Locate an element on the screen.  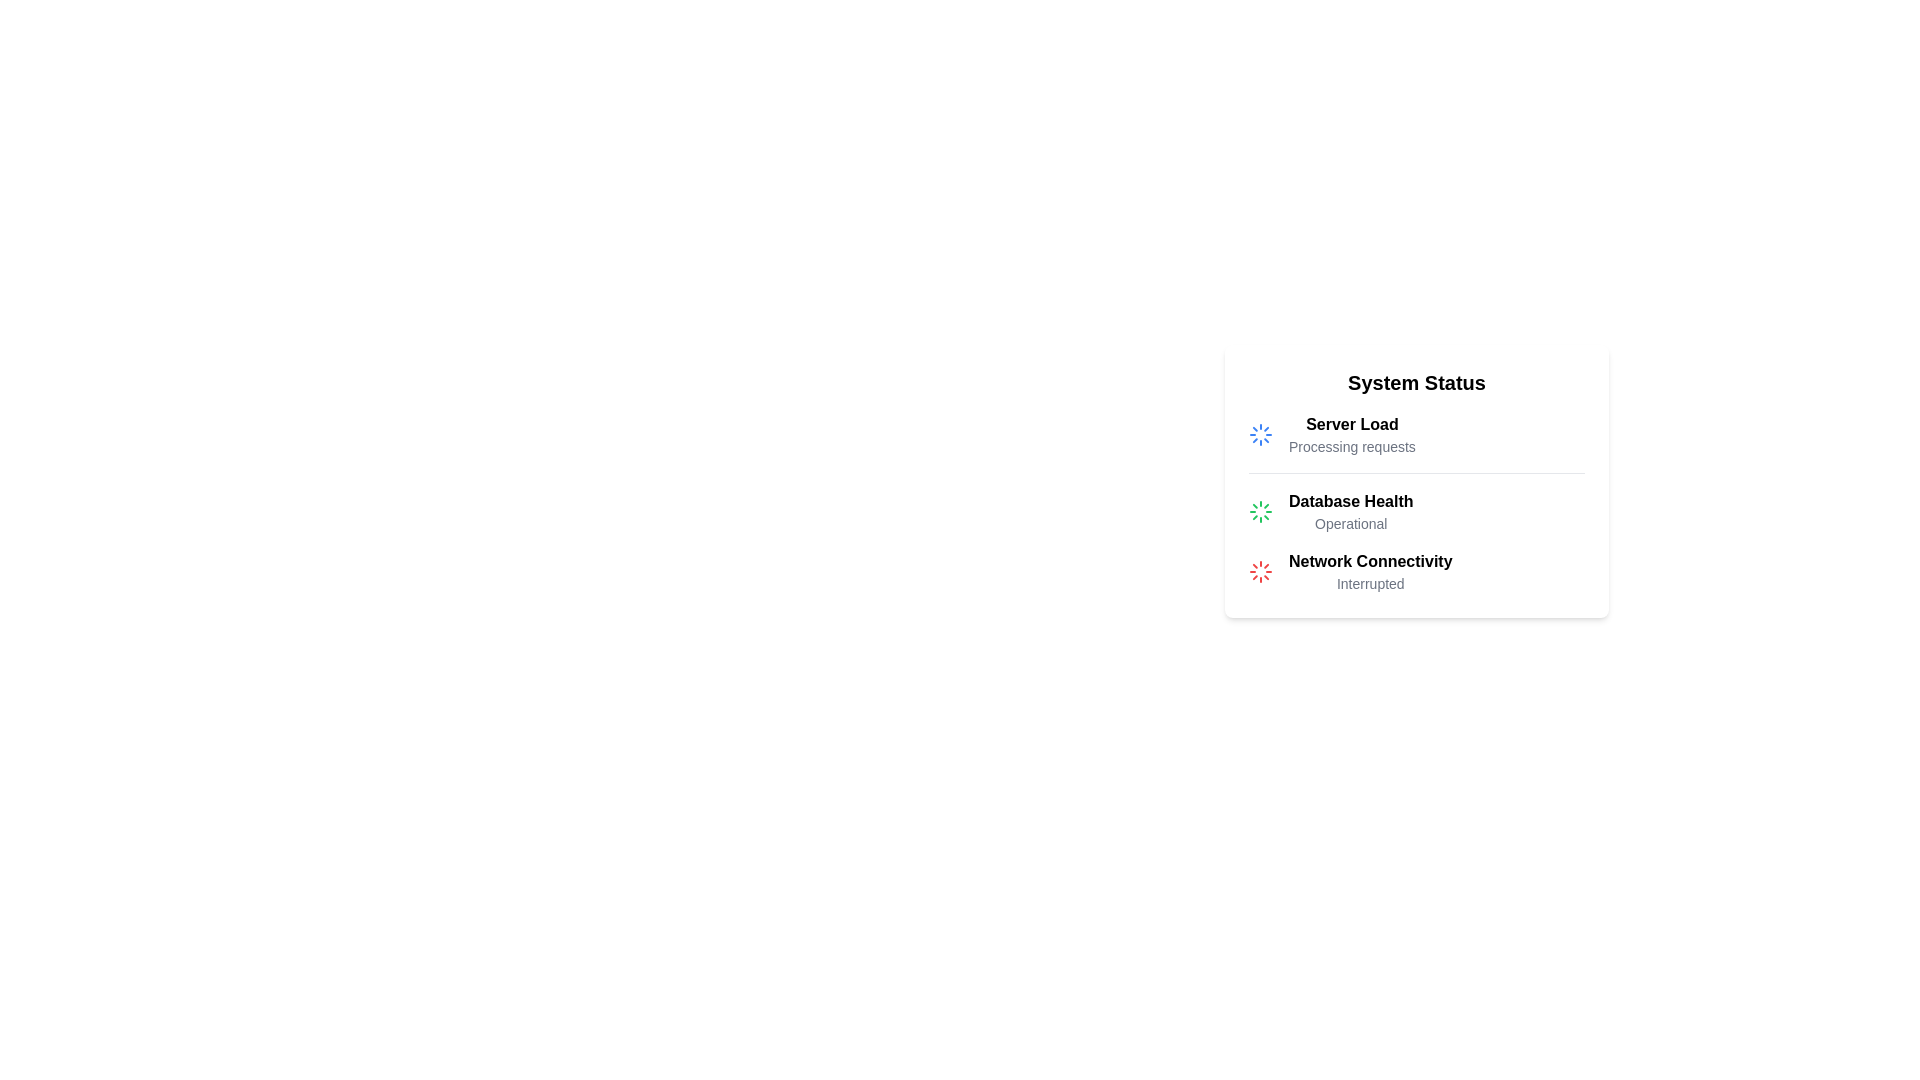
the 'Network Connectivity' text label which is displayed in bold styling and indicates system status, positioned above the 'Interrupted' status description is located at coordinates (1369, 562).